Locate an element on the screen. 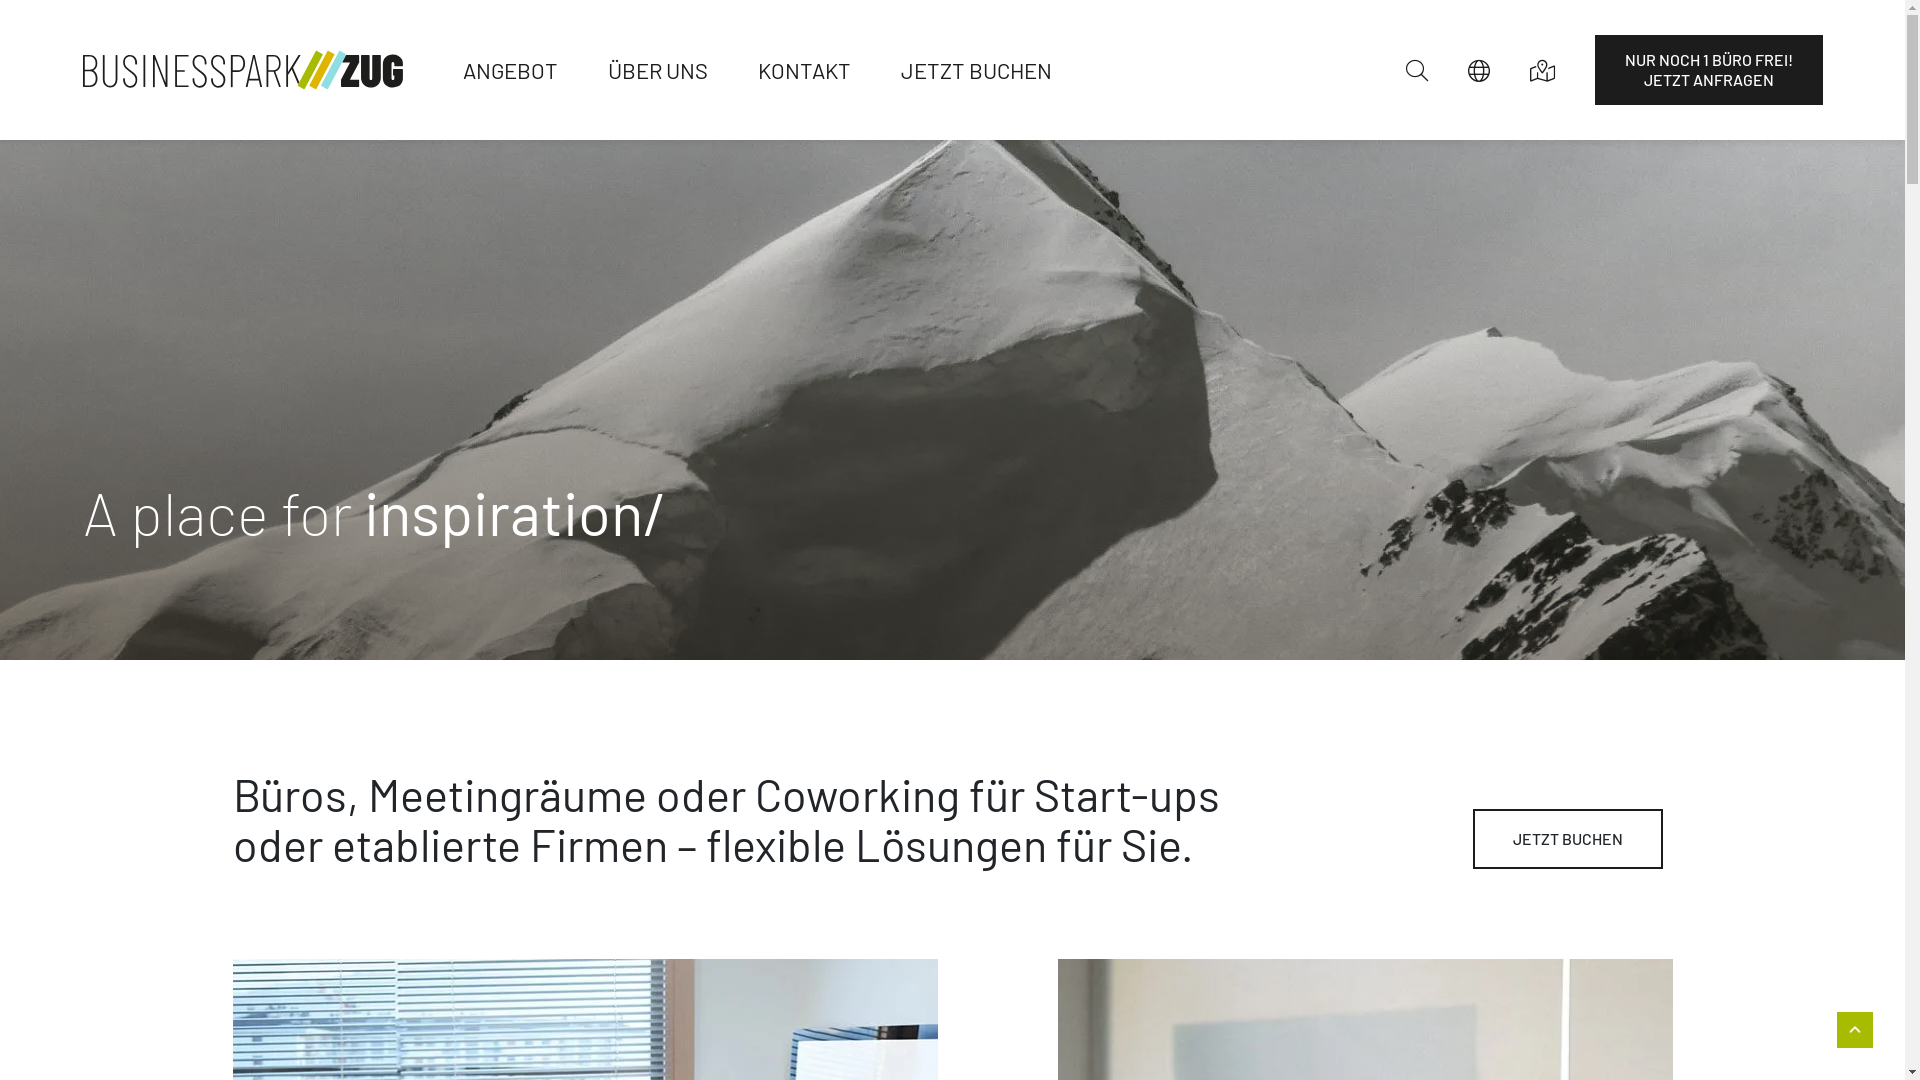 The width and height of the screenshot is (1920, 1080). 'KONTAKT' is located at coordinates (803, 69).